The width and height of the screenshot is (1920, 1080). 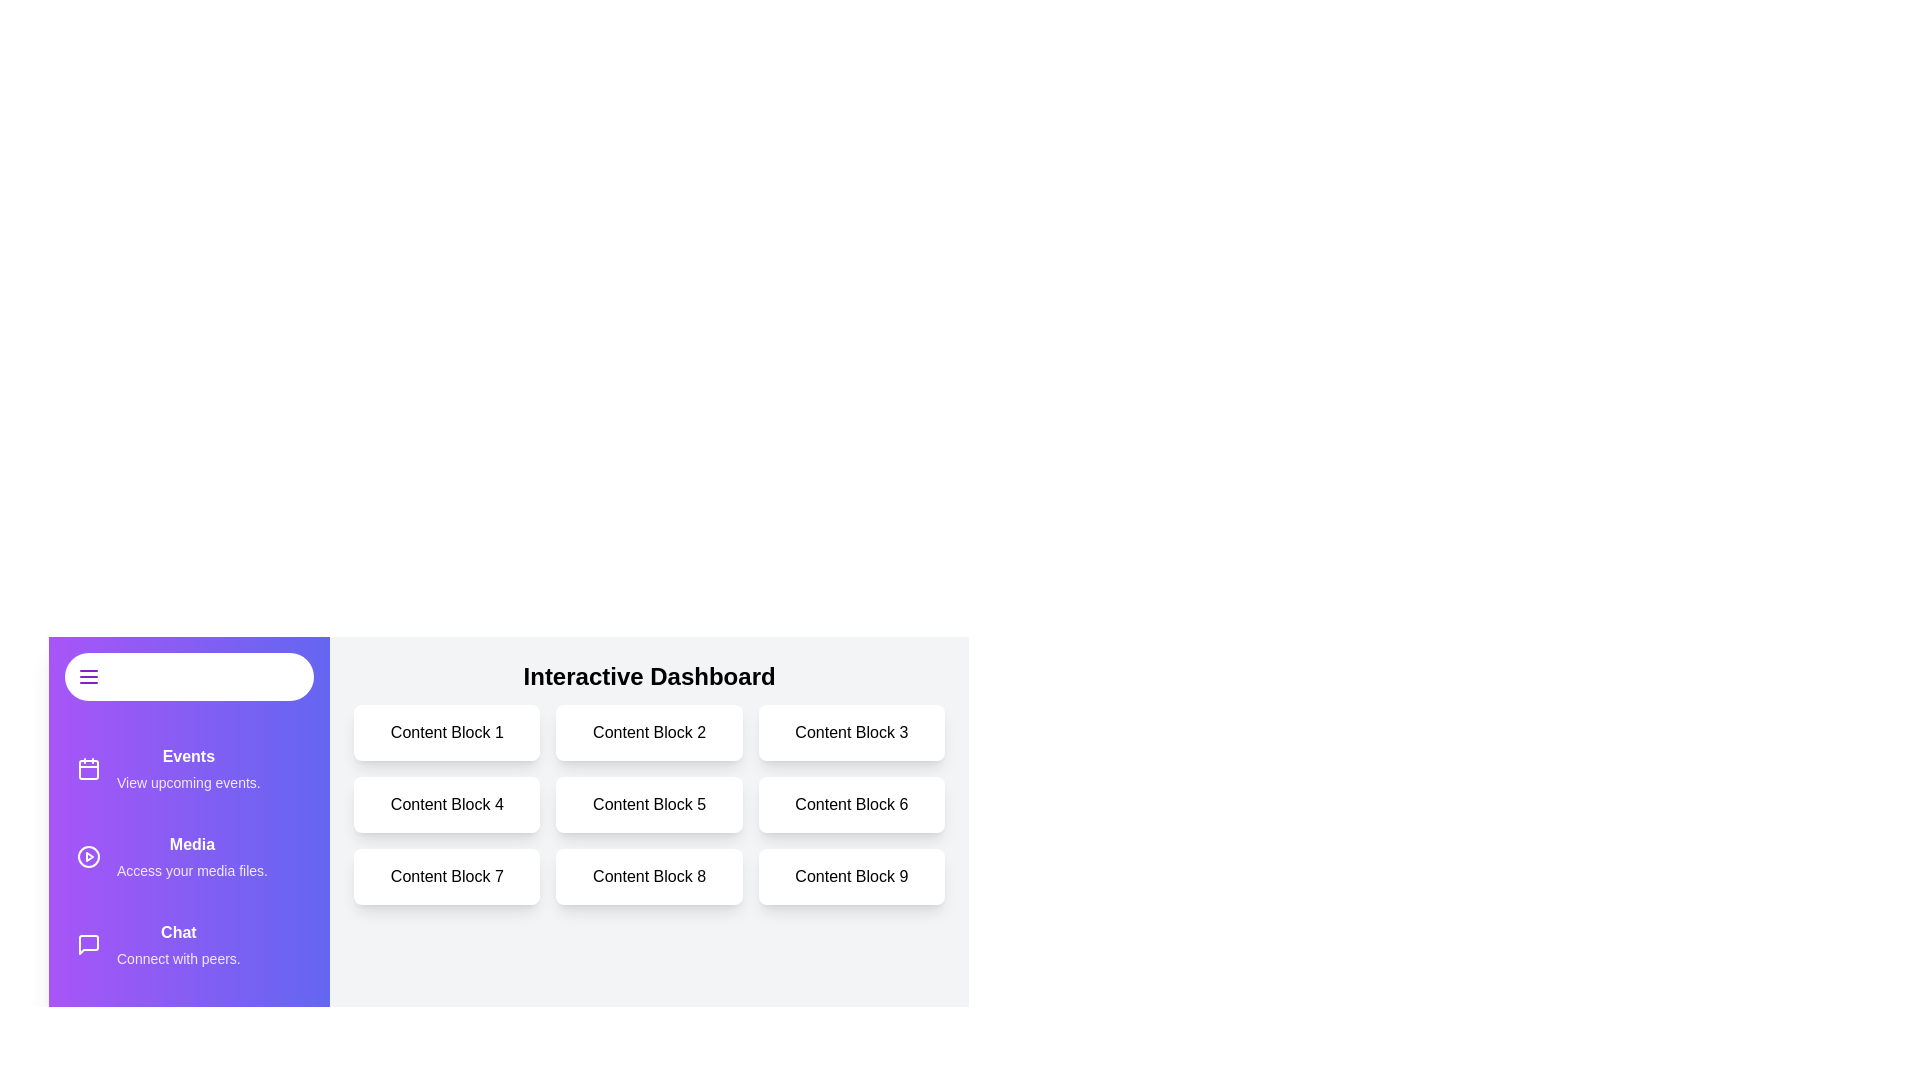 What do you see at coordinates (189, 945) in the screenshot?
I see `the drawer item corresponding to Chat` at bounding box center [189, 945].